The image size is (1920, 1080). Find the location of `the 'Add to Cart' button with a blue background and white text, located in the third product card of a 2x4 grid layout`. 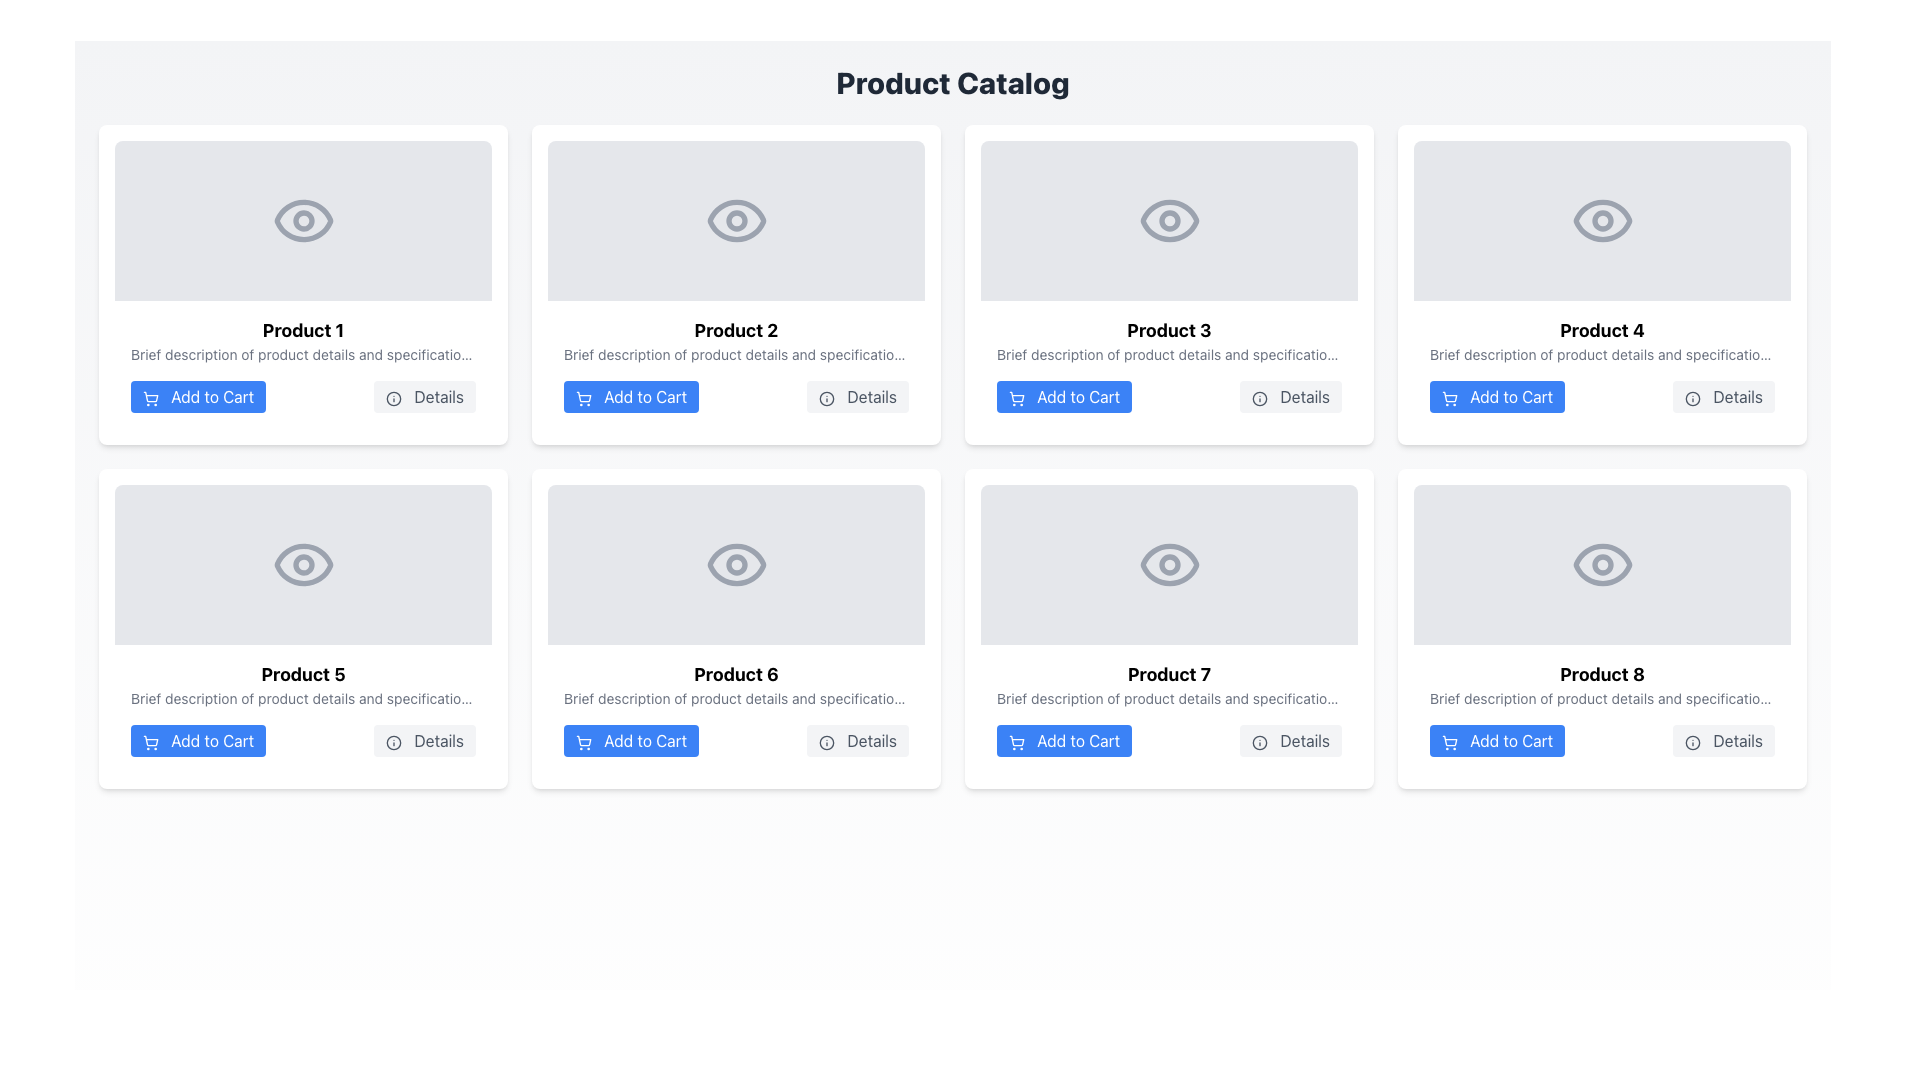

the 'Add to Cart' button with a blue background and white text, located in the third product card of a 2x4 grid layout is located at coordinates (1063, 397).